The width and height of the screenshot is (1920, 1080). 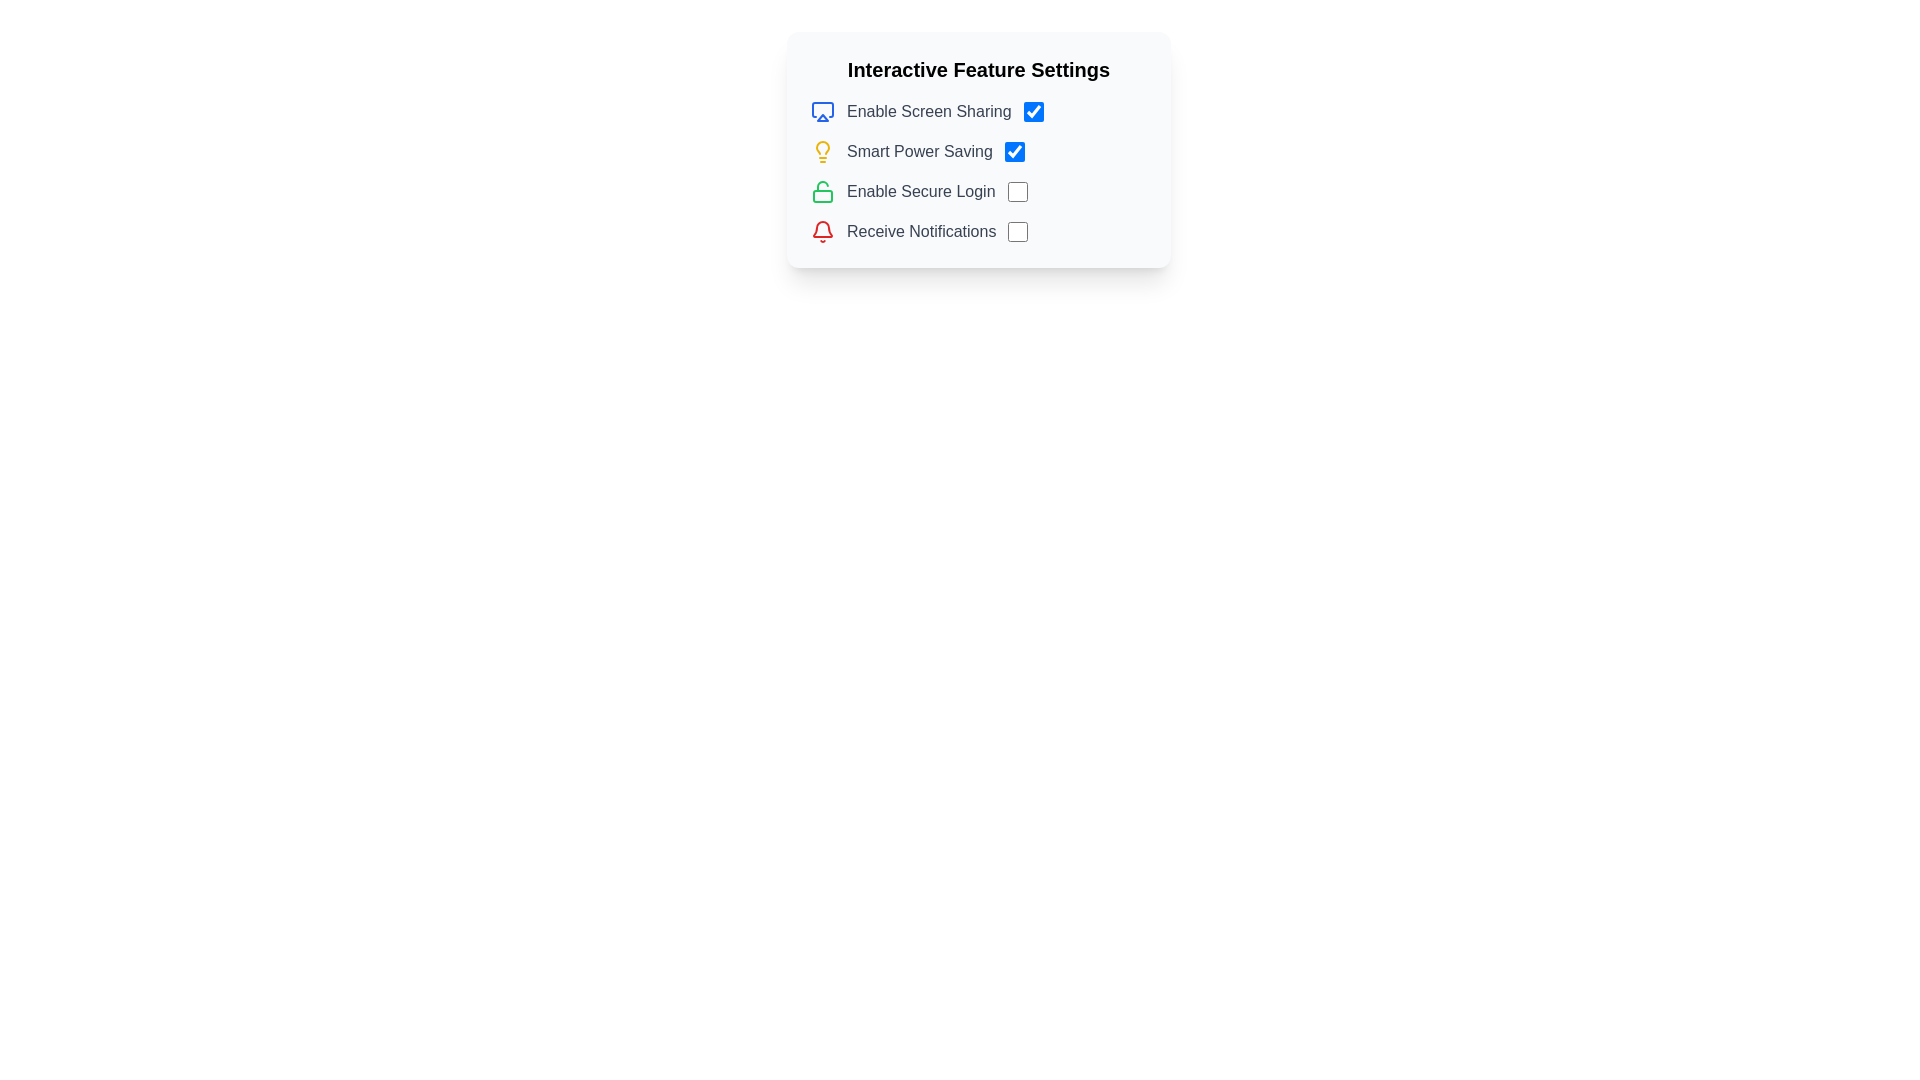 What do you see at coordinates (979, 68) in the screenshot?
I see `the bold, black-colored header reading 'Interactive Feature Settings' that is positioned above a list of interactive feature controls in a light gray panel` at bounding box center [979, 68].